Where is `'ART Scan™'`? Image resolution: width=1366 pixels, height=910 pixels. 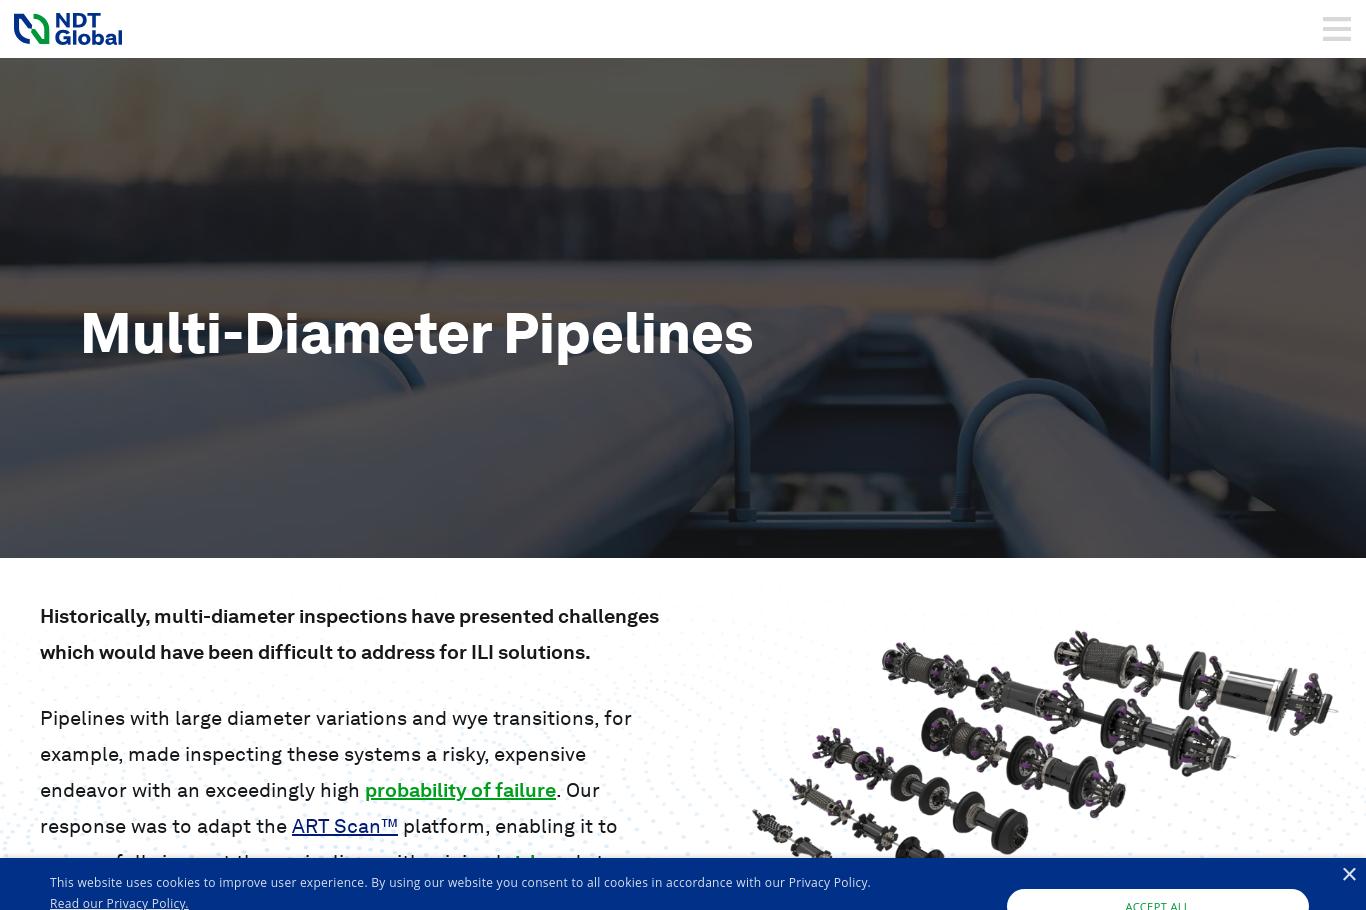
'ART Scan™' is located at coordinates (344, 826).